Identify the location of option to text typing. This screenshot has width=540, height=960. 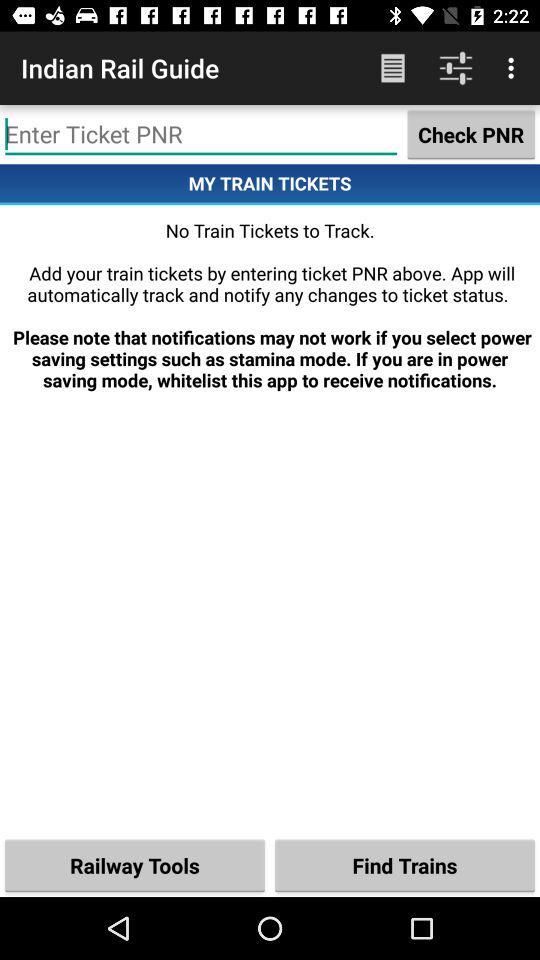
(201, 133).